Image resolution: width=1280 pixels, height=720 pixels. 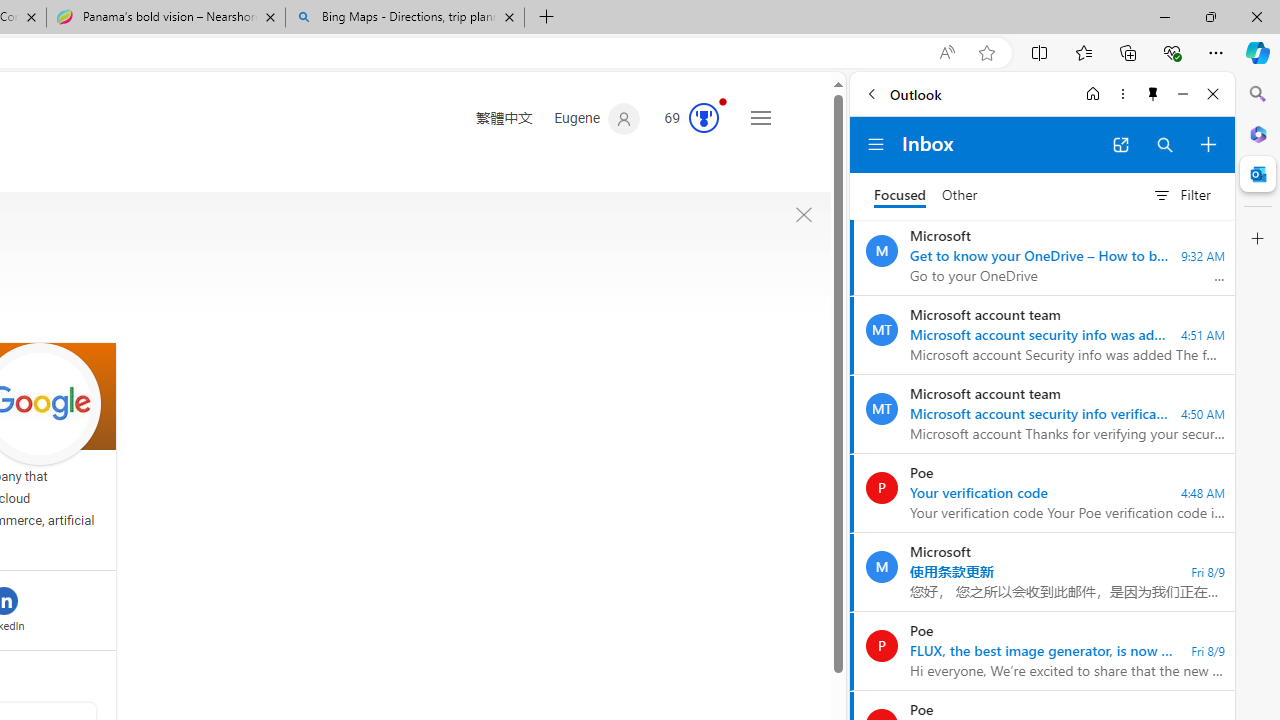 What do you see at coordinates (945, 52) in the screenshot?
I see `'Read aloud this page (Ctrl+Shift+U)'` at bounding box center [945, 52].